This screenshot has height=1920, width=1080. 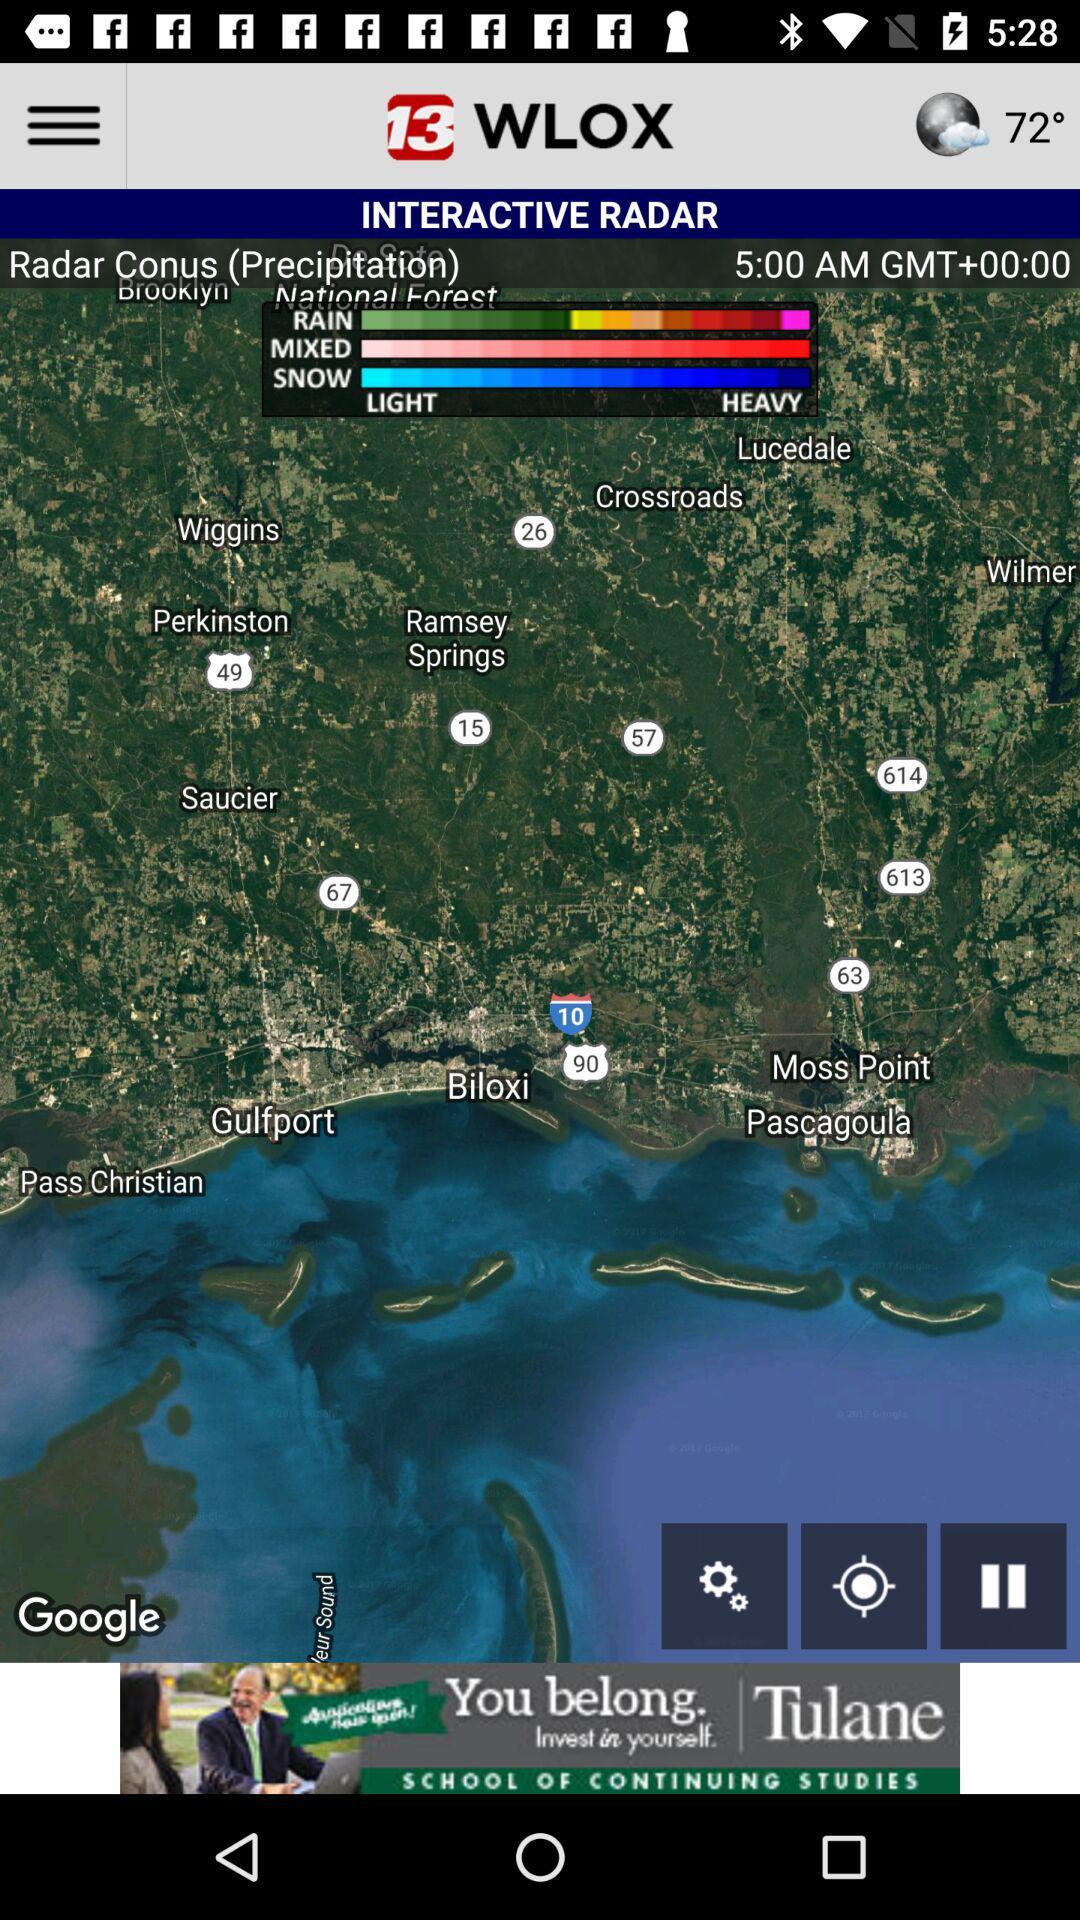 What do you see at coordinates (863, 1585) in the screenshot?
I see `the location_crosshair icon` at bounding box center [863, 1585].